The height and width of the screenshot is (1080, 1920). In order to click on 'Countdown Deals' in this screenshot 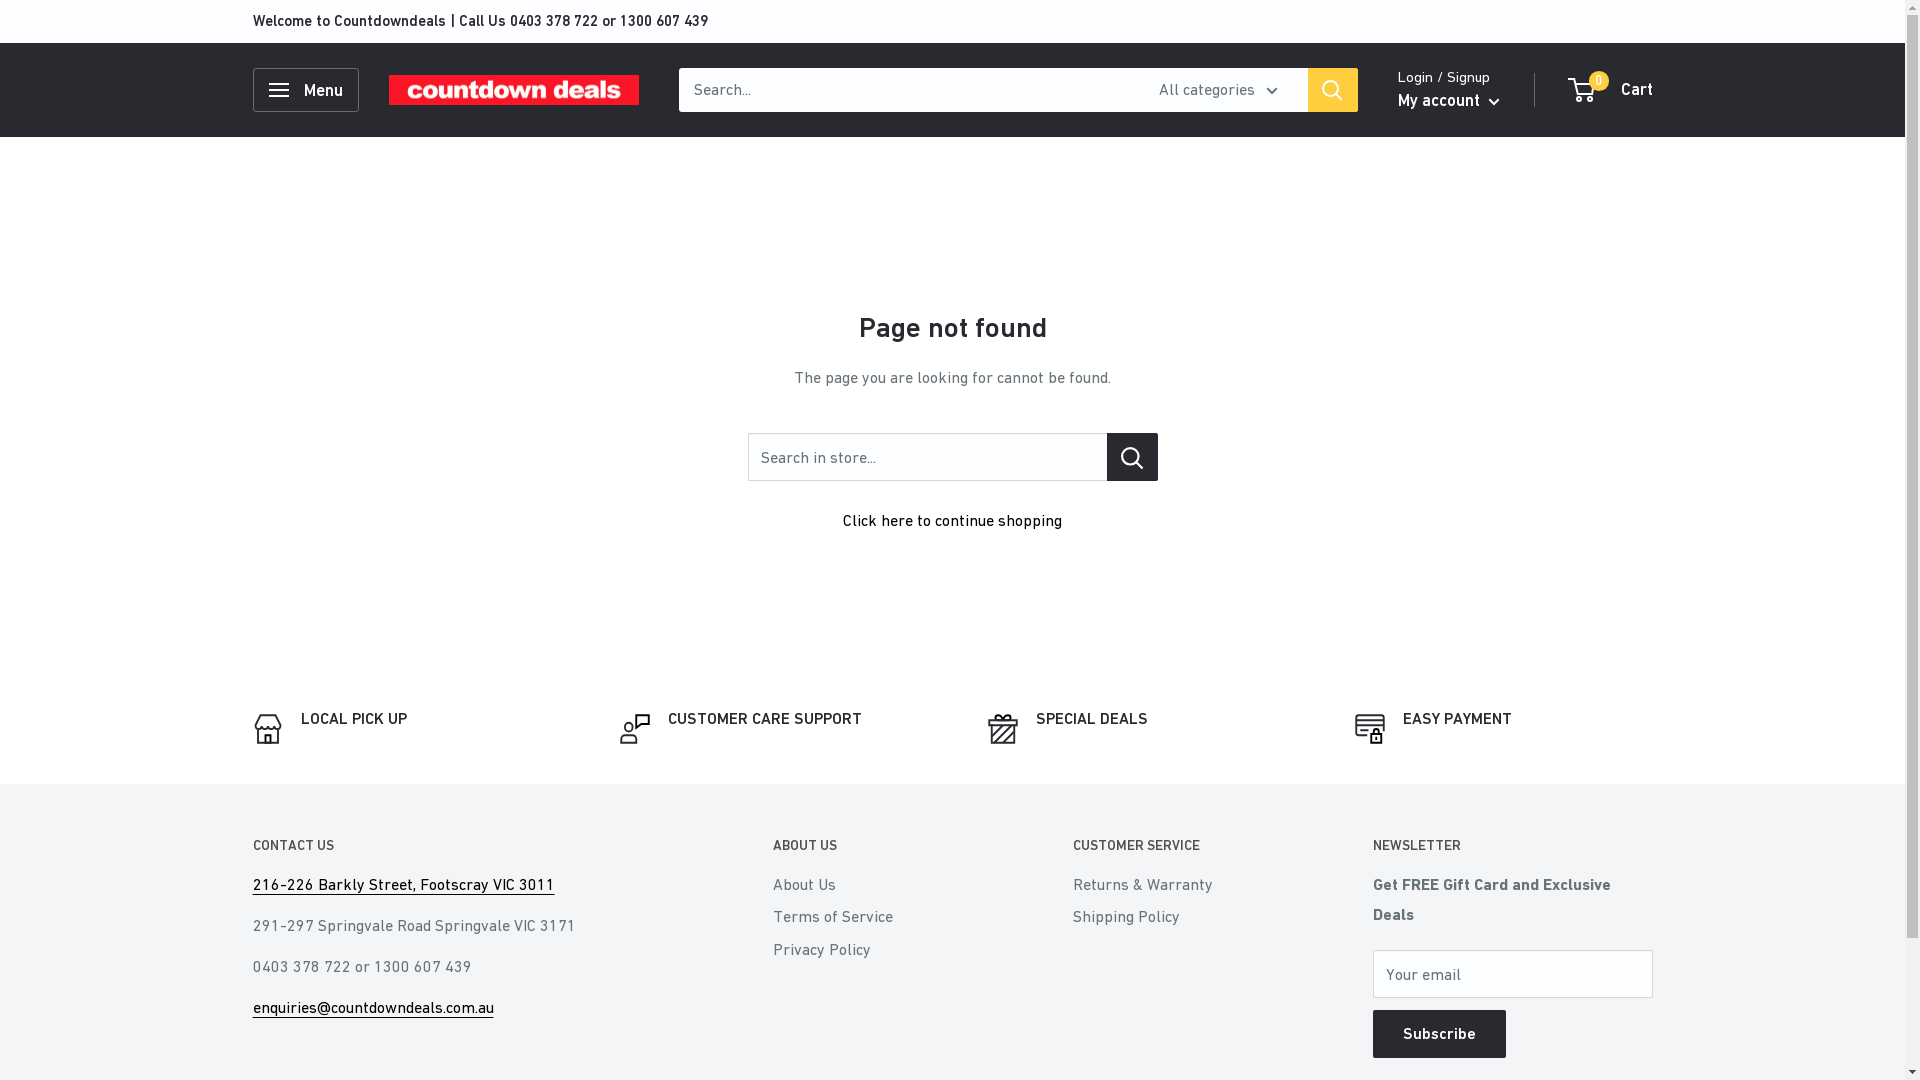, I will do `click(513, 90)`.